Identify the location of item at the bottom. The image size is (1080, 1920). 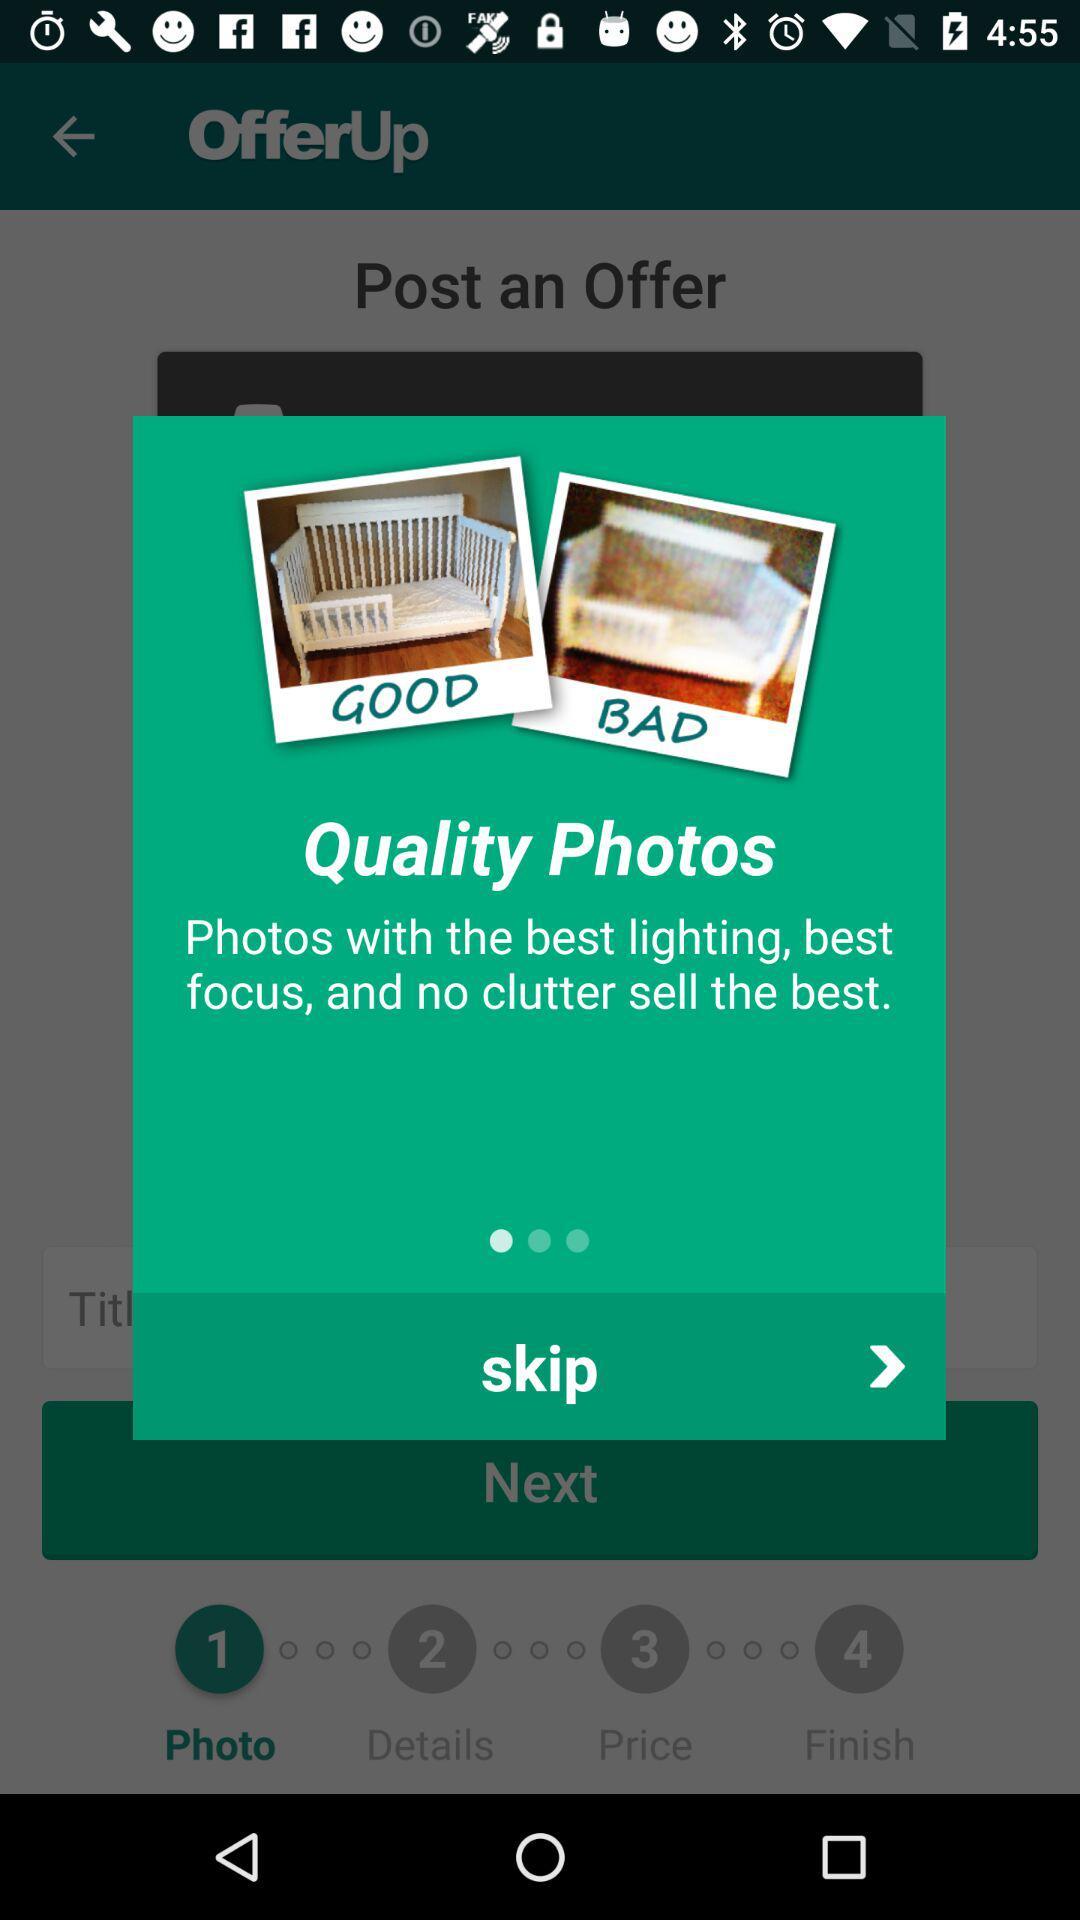
(538, 1365).